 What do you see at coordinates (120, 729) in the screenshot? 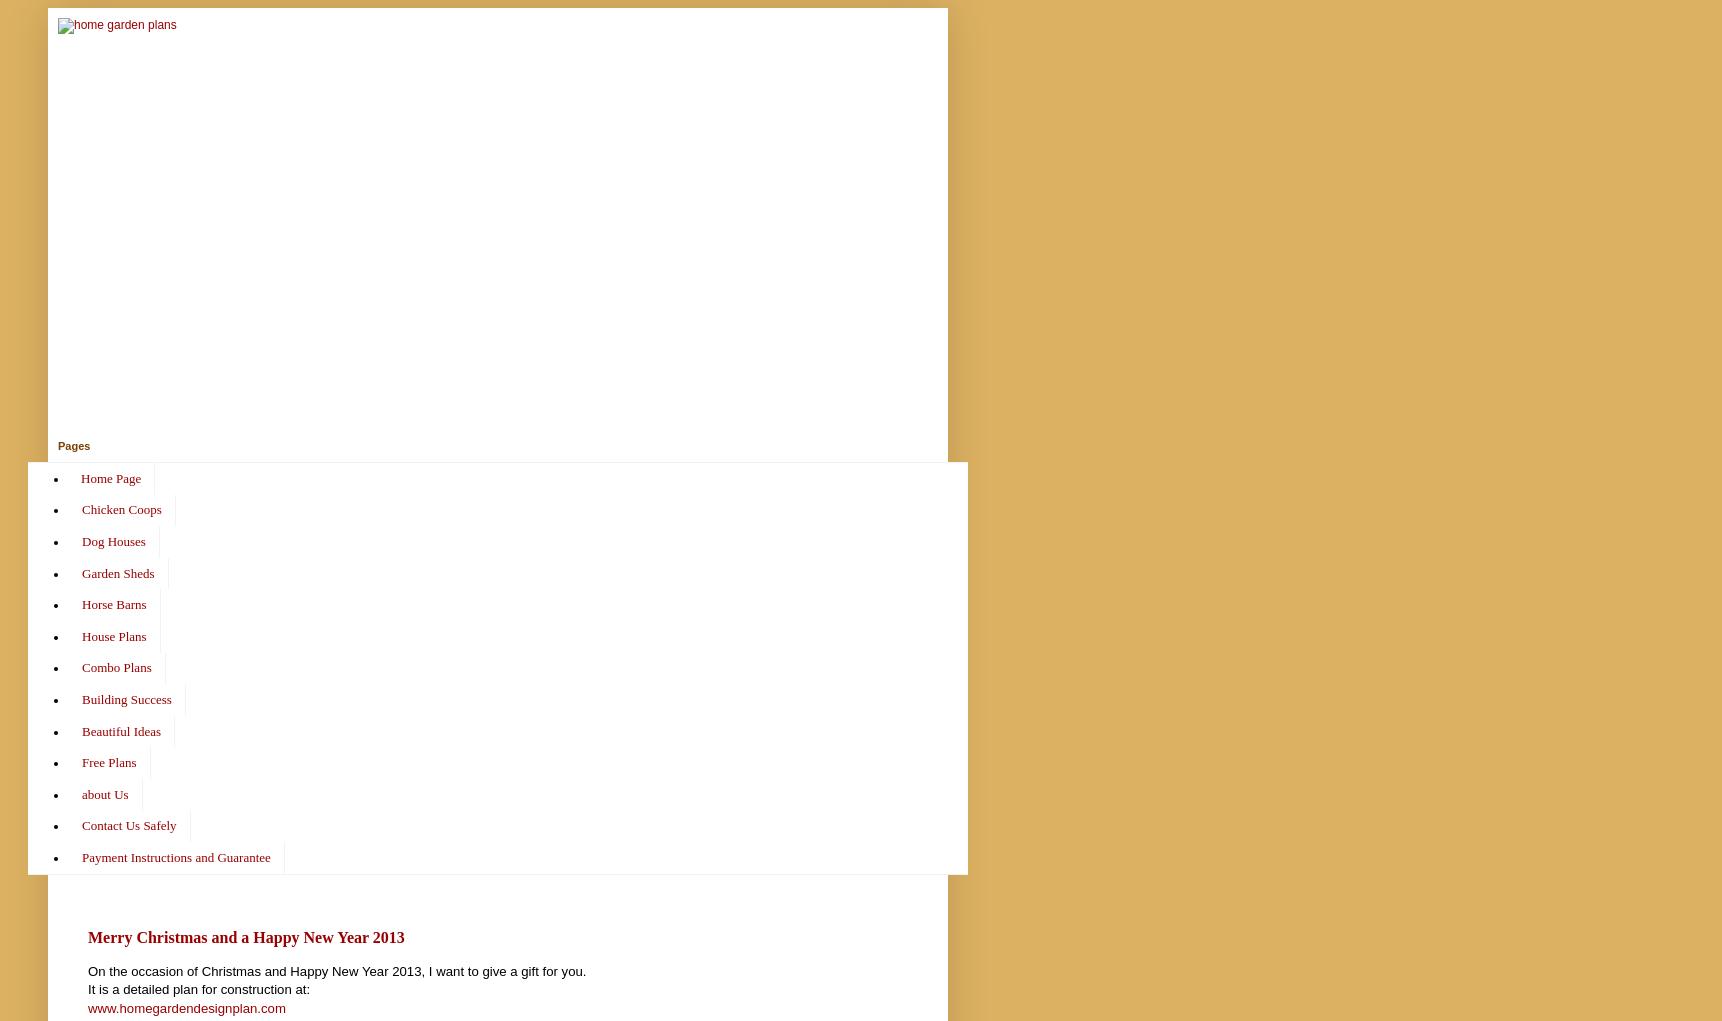
I see `'Beautiful Ideas'` at bounding box center [120, 729].